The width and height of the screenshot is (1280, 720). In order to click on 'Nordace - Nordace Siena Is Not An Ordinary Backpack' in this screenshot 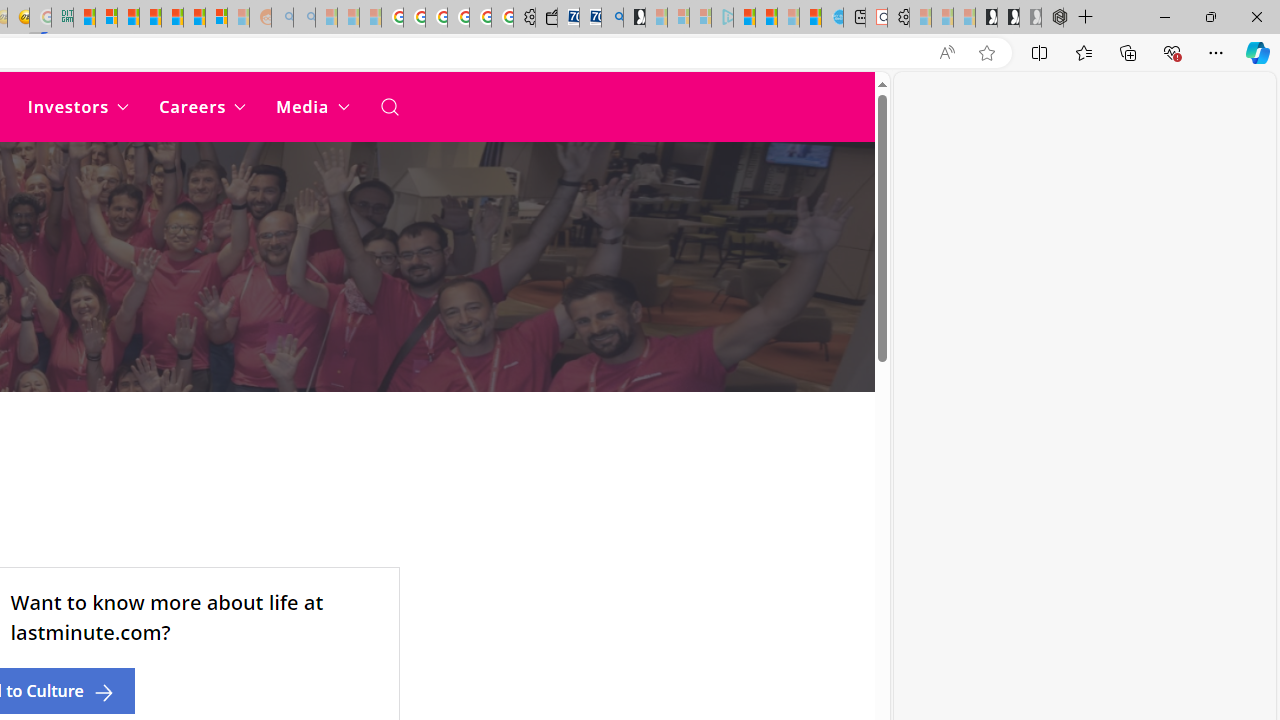, I will do `click(1051, 17)`.